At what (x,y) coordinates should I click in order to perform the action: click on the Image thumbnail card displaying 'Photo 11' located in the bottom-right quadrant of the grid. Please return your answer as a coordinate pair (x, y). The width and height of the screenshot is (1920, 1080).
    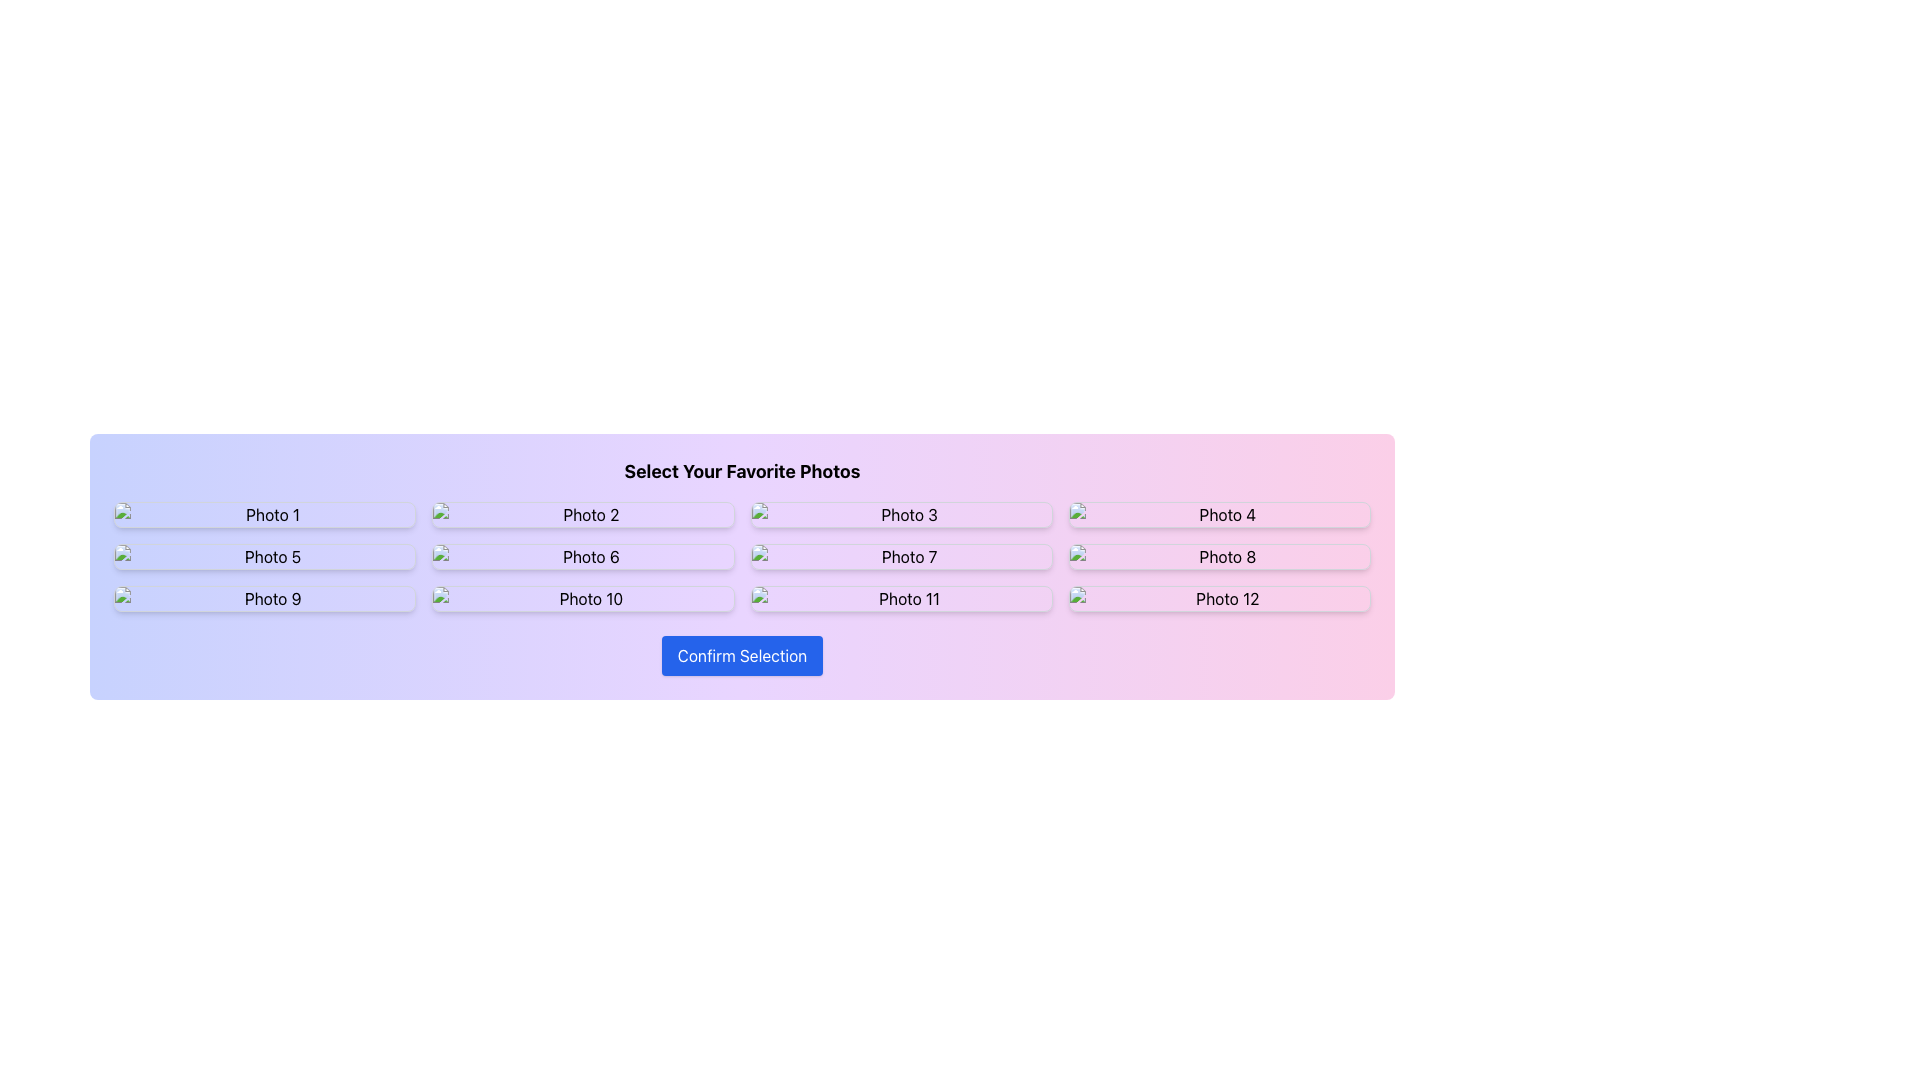
    Looking at the image, I should click on (900, 597).